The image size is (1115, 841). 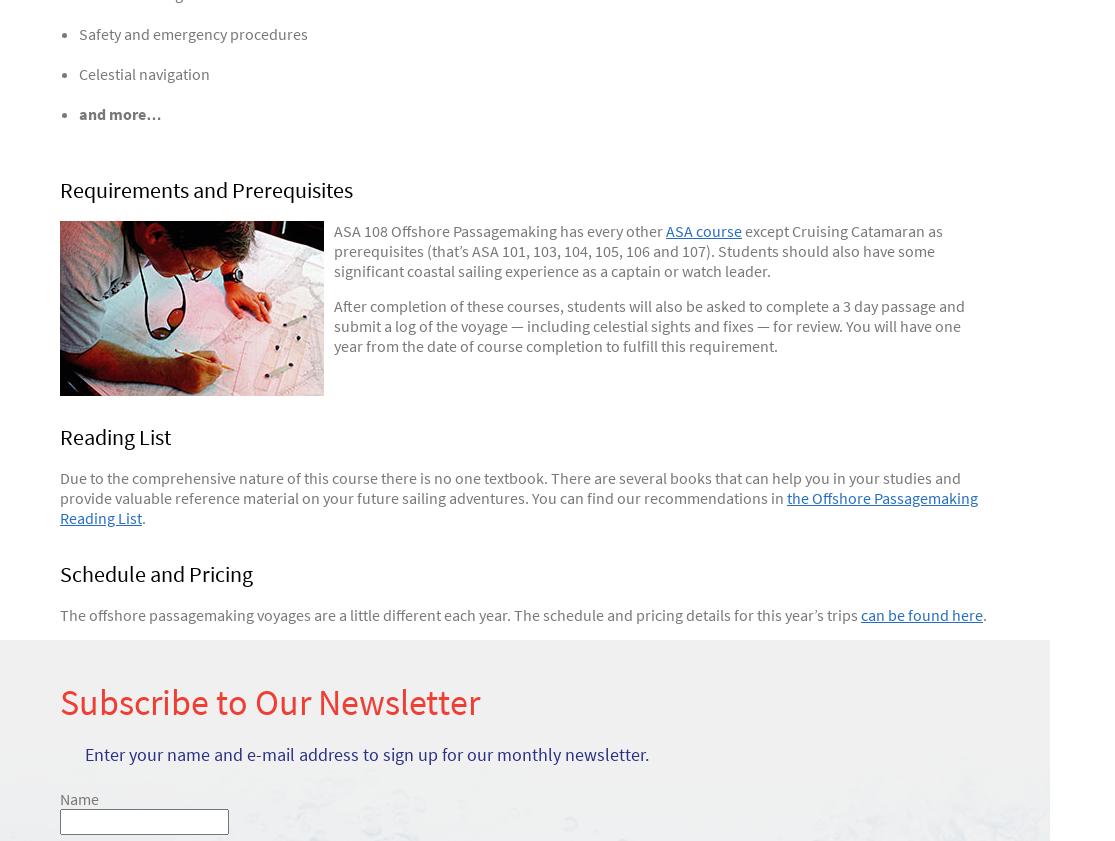 What do you see at coordinates (155, 573) in the screenshot?
I see `'Schedule and Pricing'` at bounding box center [155, 573].